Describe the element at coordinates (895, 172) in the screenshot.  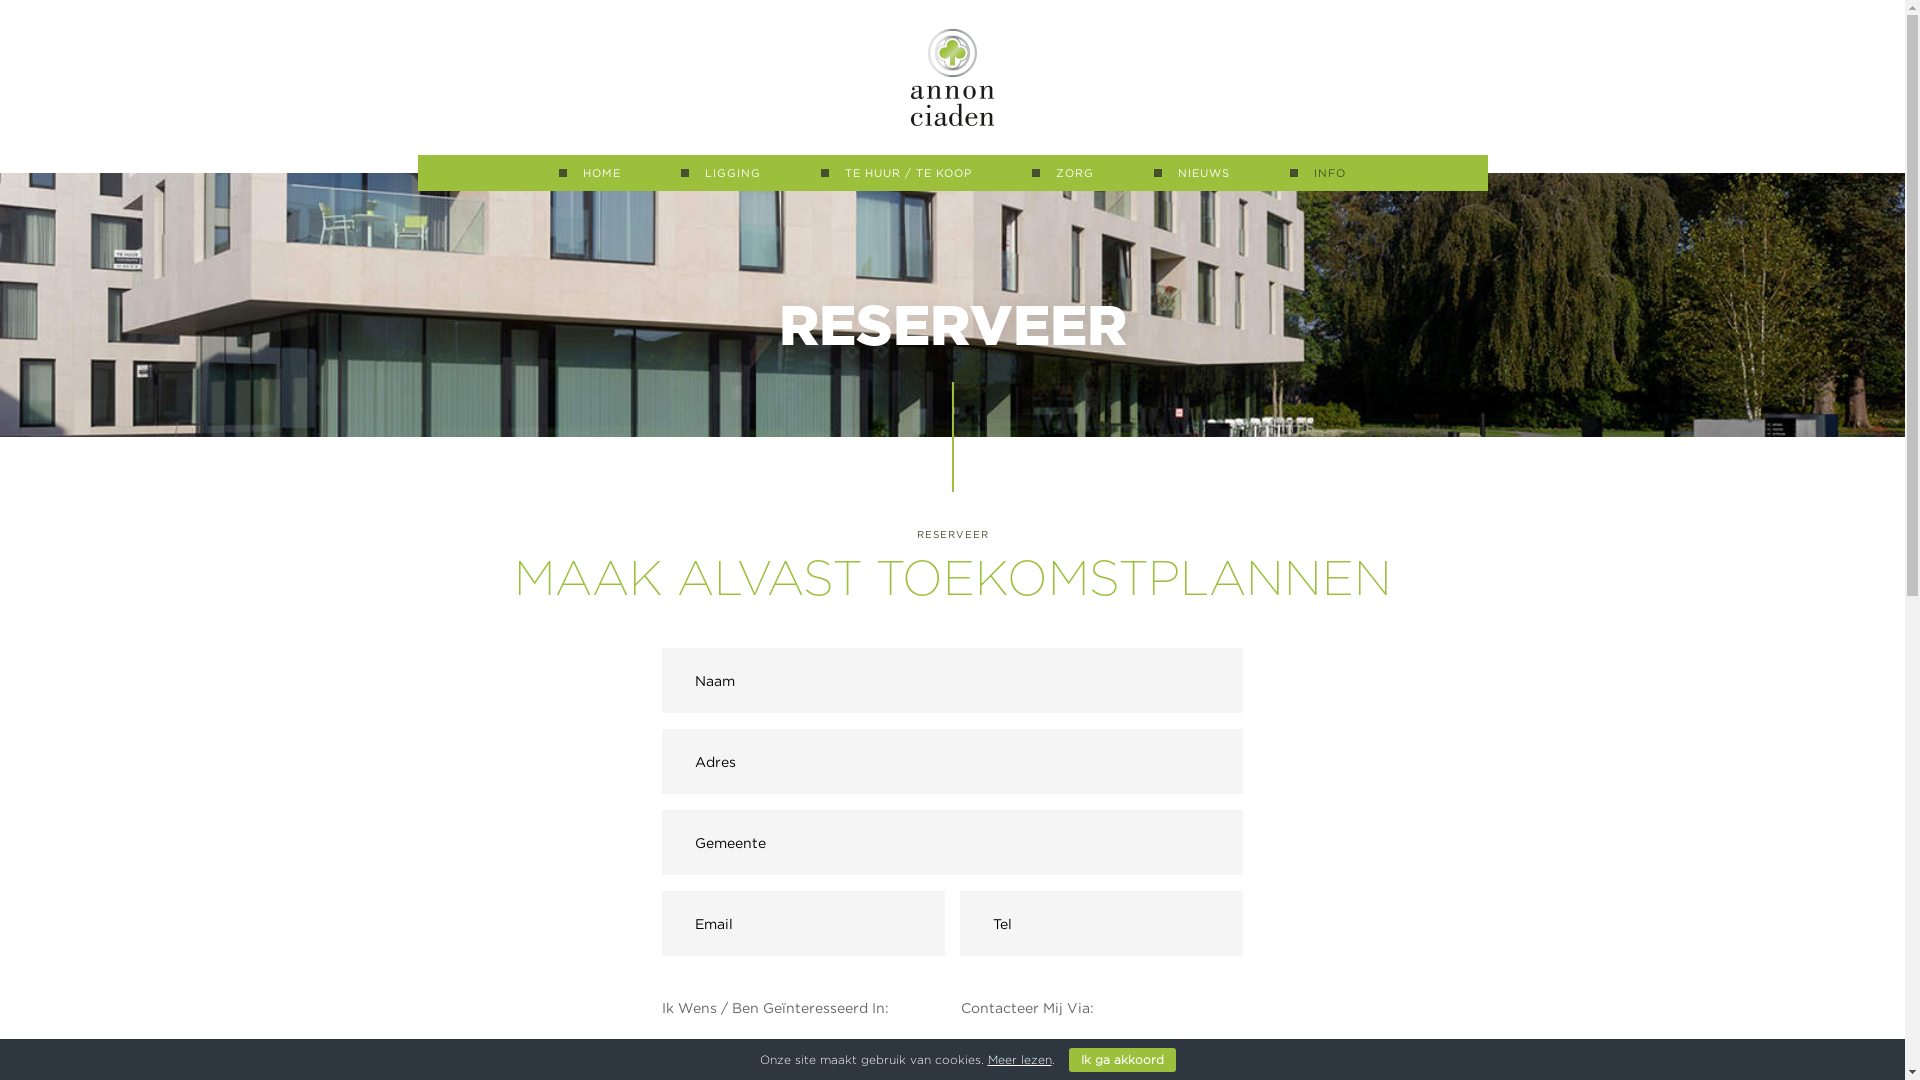
I see `'TE HUUR / TE KOOP'` at that location.